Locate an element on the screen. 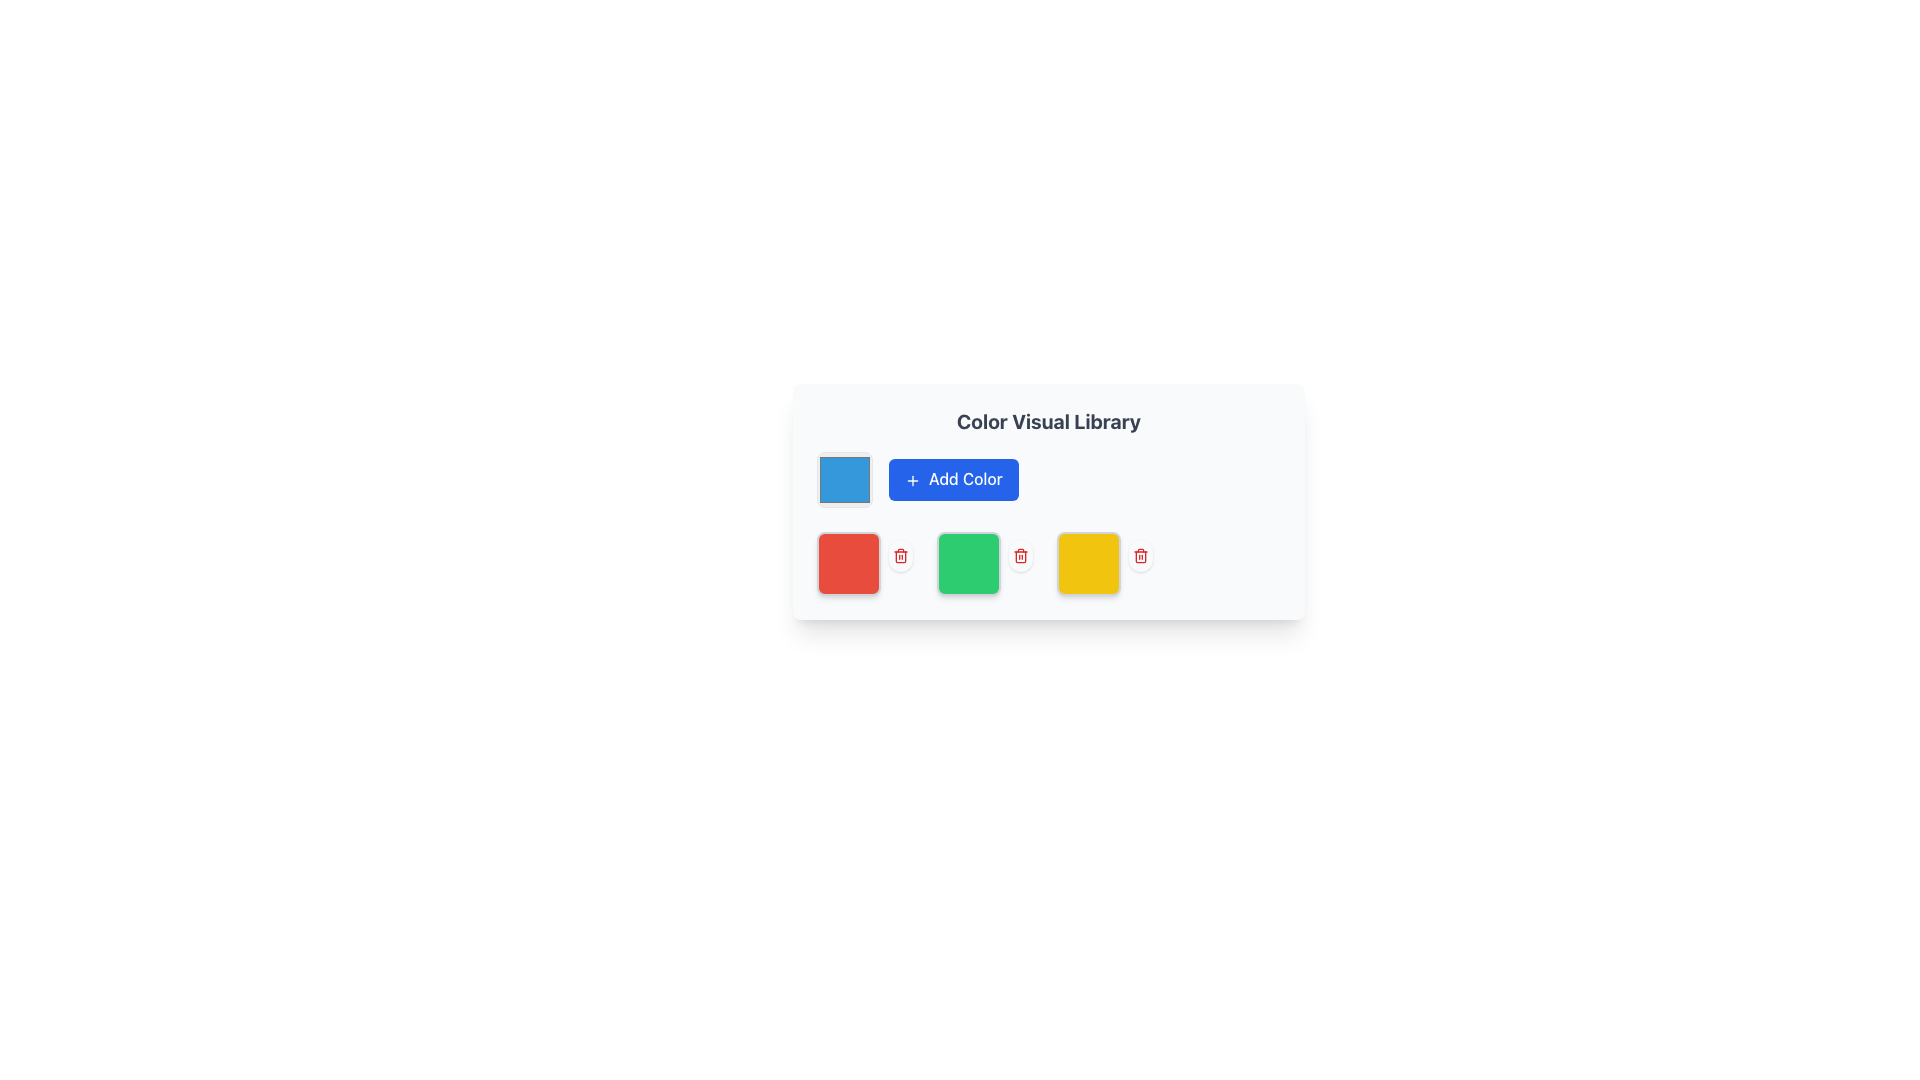 The height and width of the screenshot is (1080, 1920). the green square tile with rounded corners located in the 'Color Visual Library' grid is located at coordinates (988, 563).